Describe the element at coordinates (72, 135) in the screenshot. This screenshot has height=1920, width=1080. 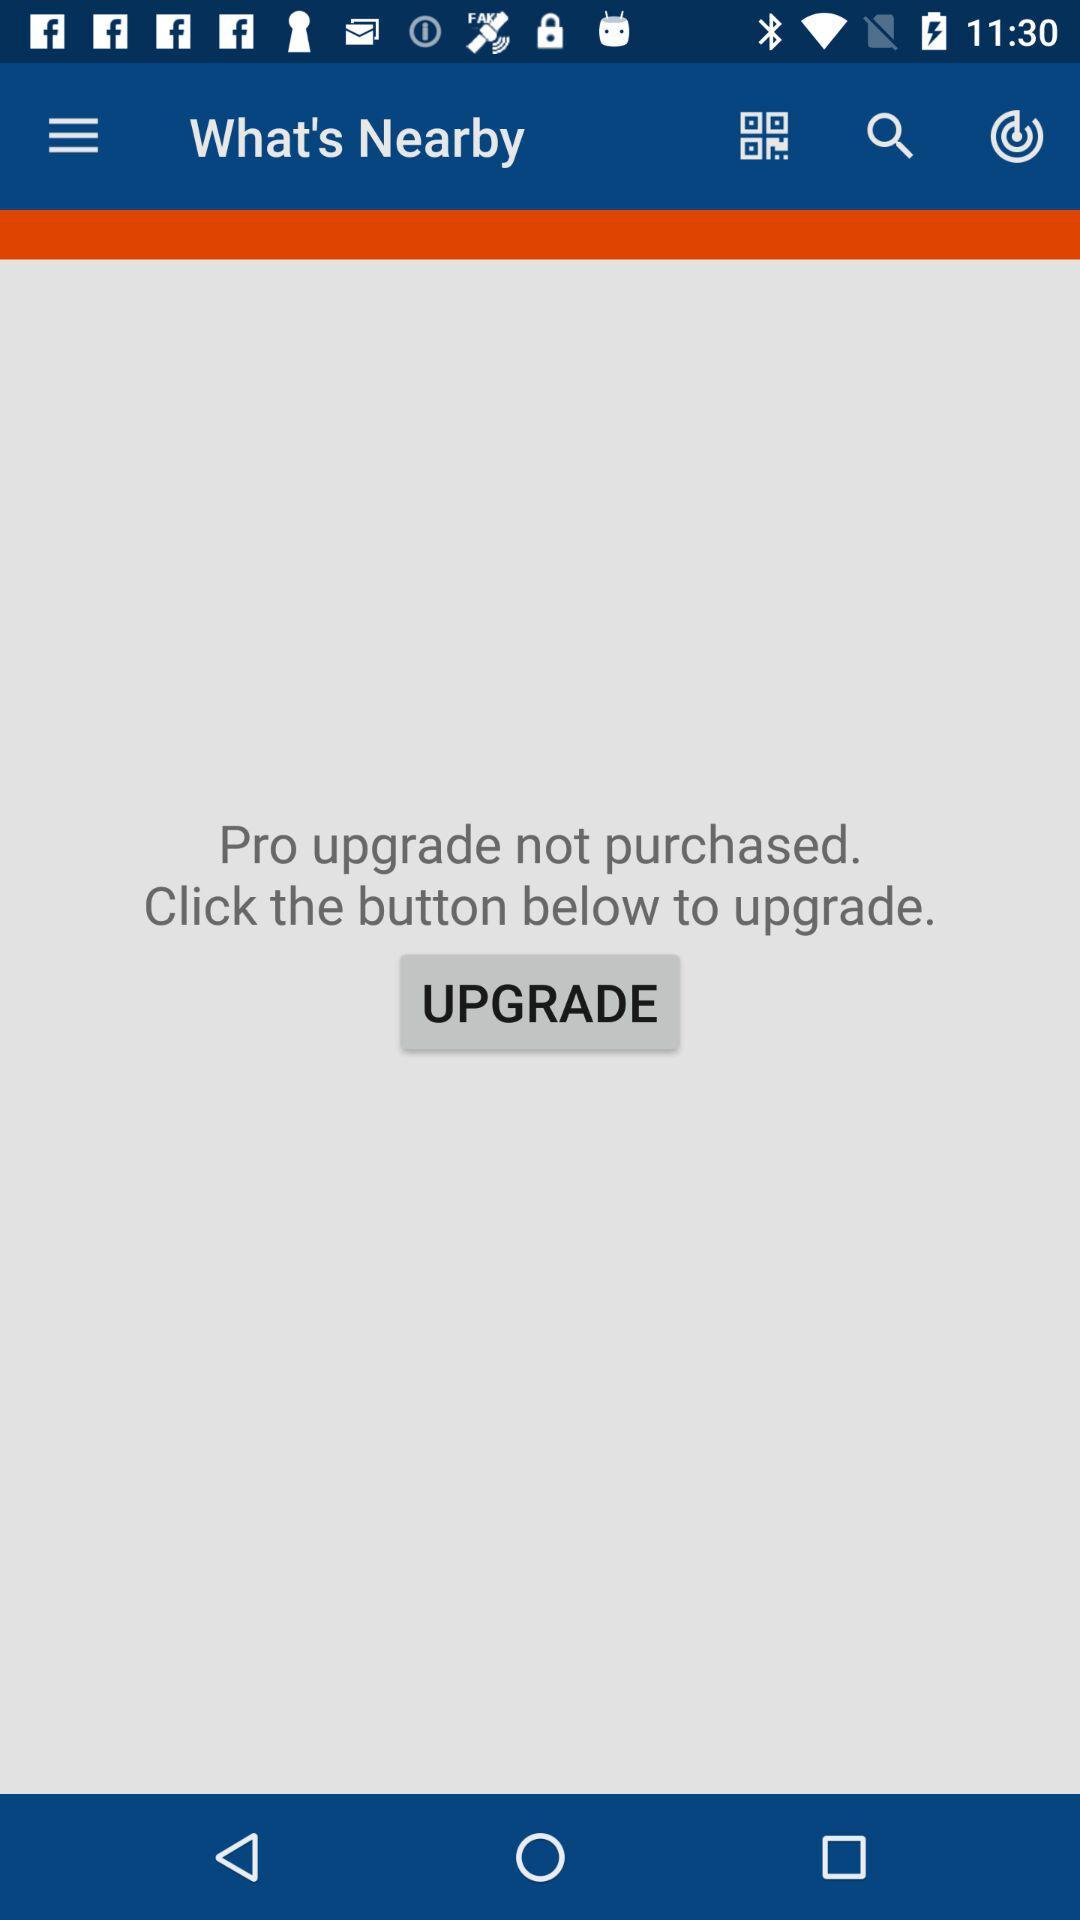
I see `the item to the left of the what's nearby` at that location.